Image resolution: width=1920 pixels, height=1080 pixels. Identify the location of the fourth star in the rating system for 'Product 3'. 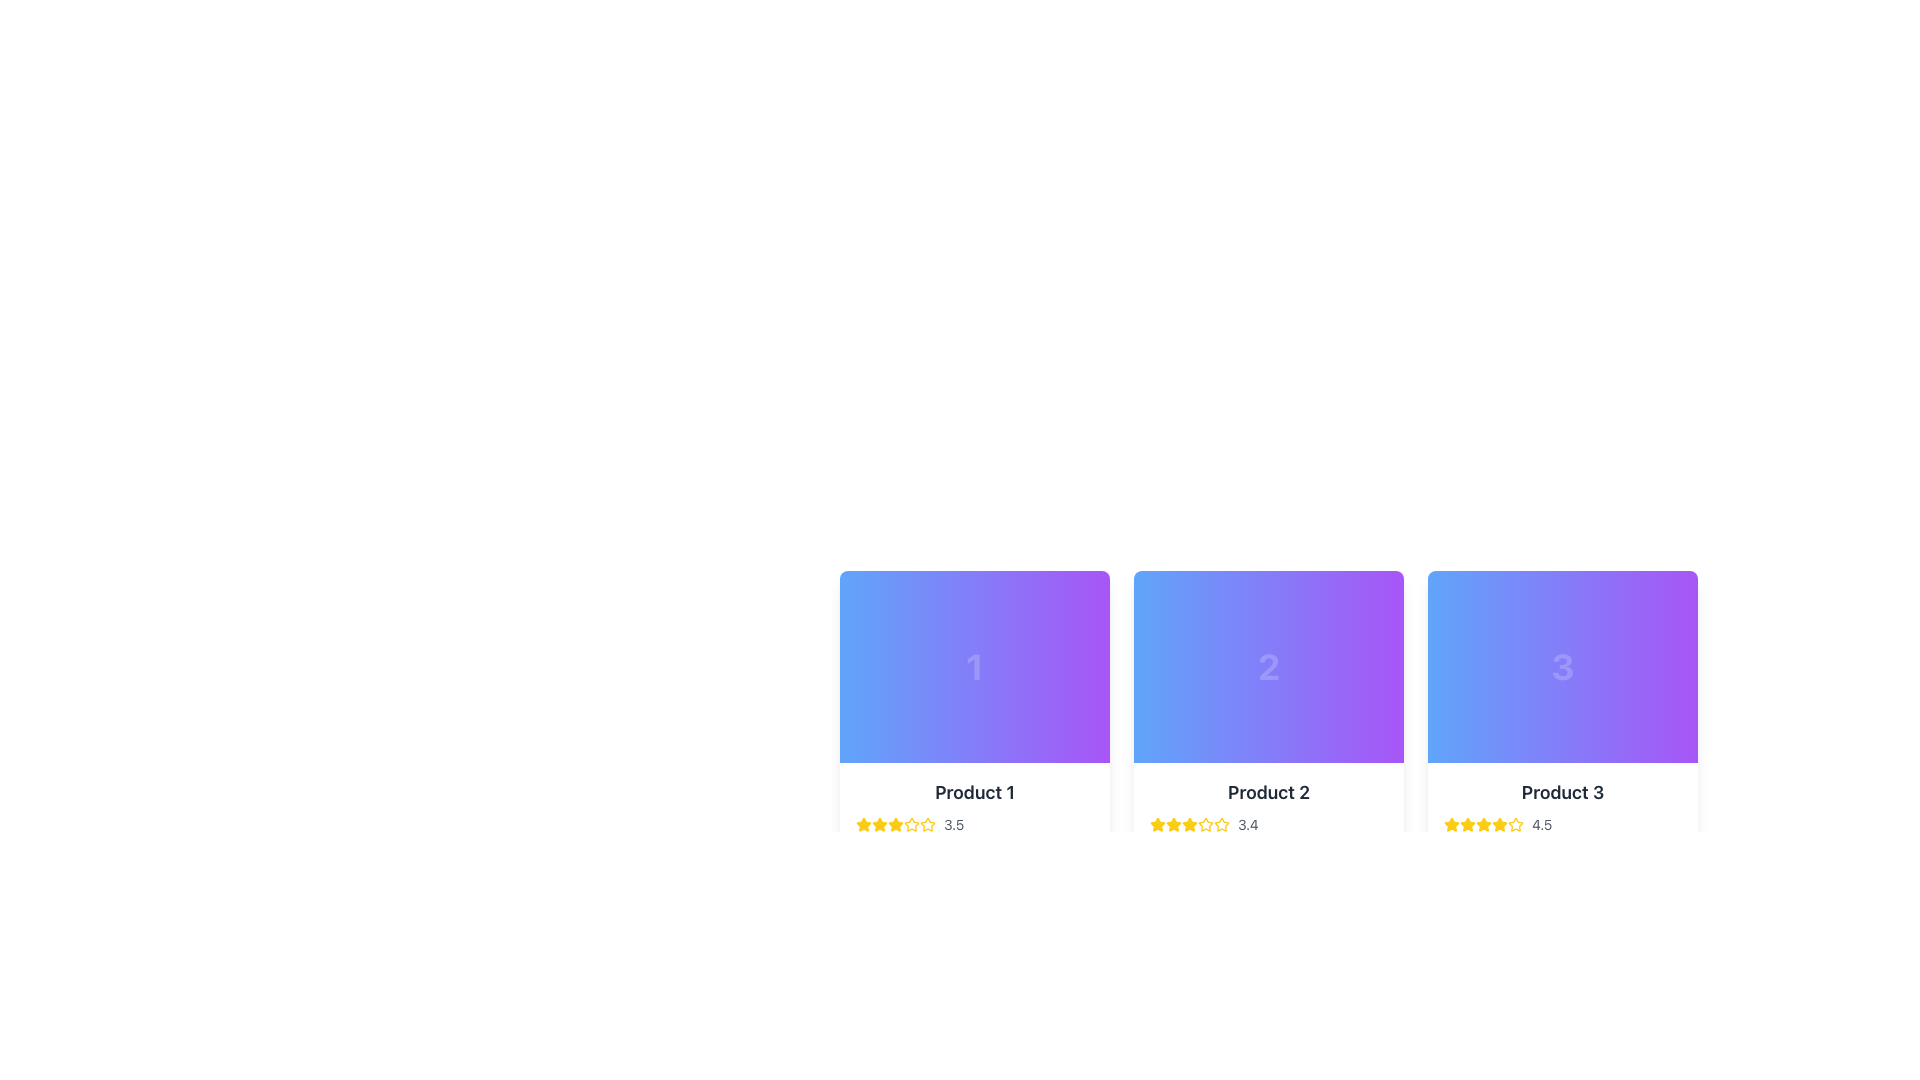
(1499, 824).